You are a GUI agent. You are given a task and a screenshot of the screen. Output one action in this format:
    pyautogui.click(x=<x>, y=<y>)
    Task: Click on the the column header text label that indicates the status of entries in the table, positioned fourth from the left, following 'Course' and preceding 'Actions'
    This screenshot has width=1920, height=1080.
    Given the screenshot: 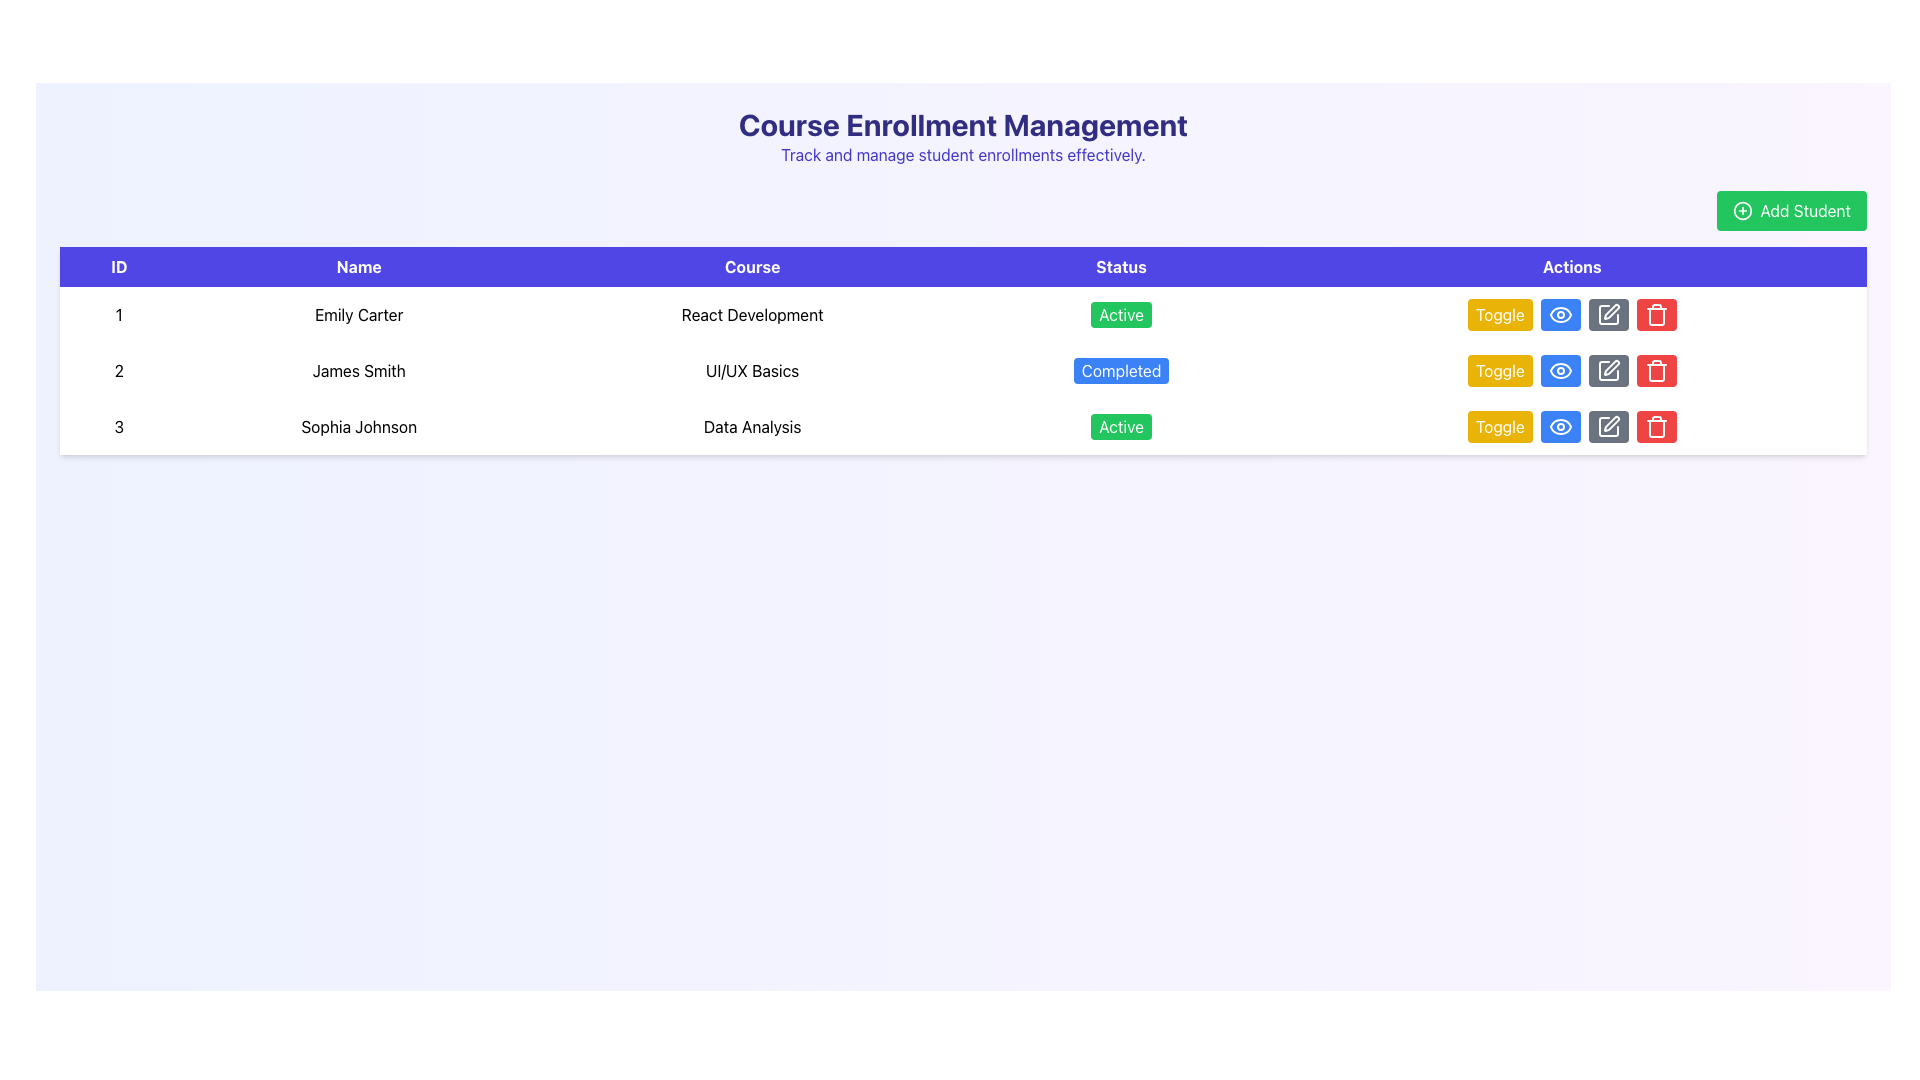 What is the action you would take?
    pyautogui.click(x=1121, y=265)
    